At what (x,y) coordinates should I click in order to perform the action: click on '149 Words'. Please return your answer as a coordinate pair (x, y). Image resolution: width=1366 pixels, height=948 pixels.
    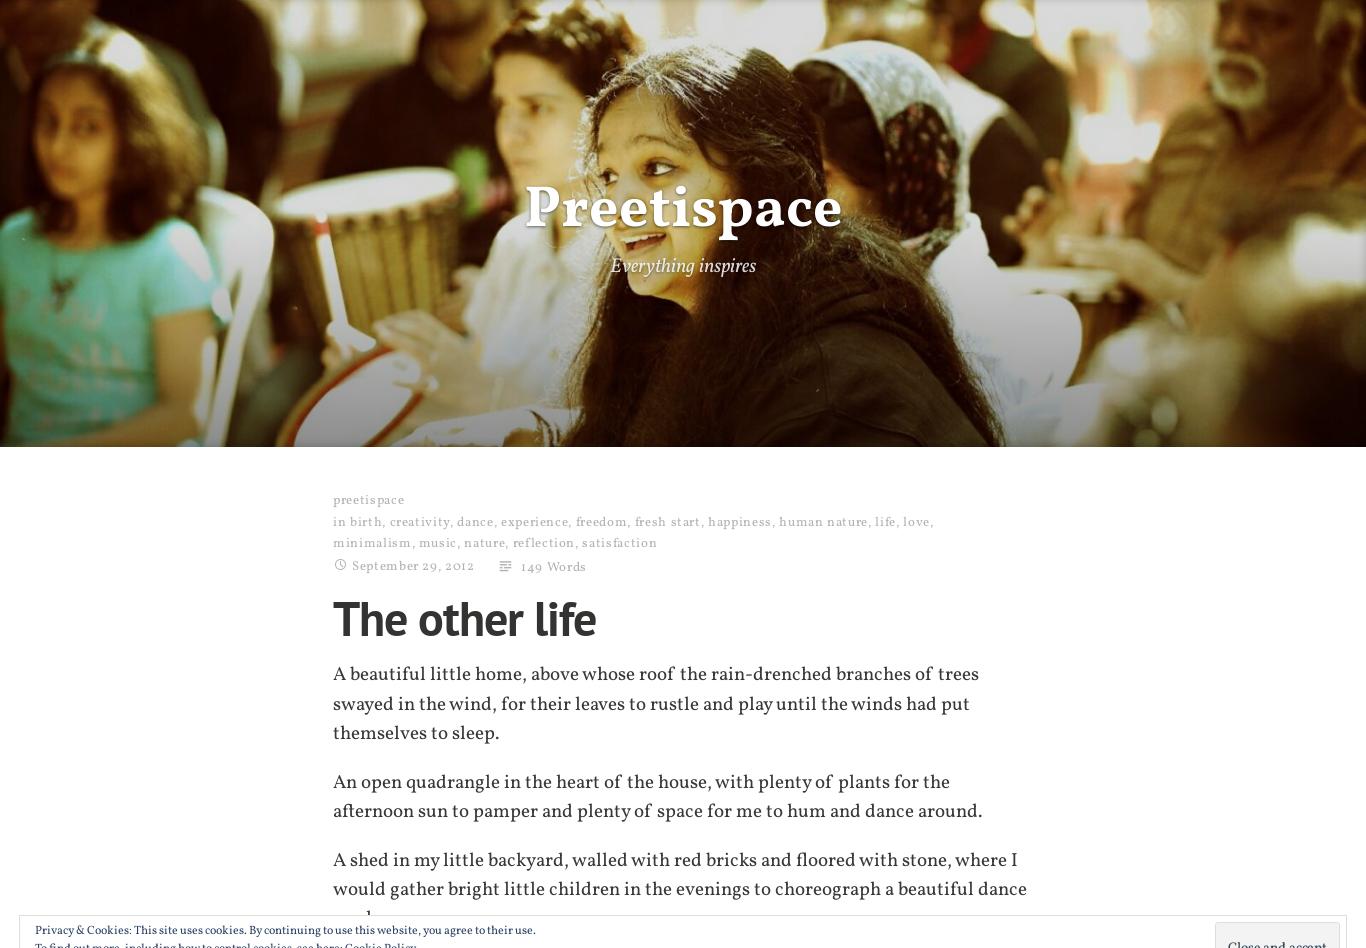
    Looking at the image, I should click on (553, 566).